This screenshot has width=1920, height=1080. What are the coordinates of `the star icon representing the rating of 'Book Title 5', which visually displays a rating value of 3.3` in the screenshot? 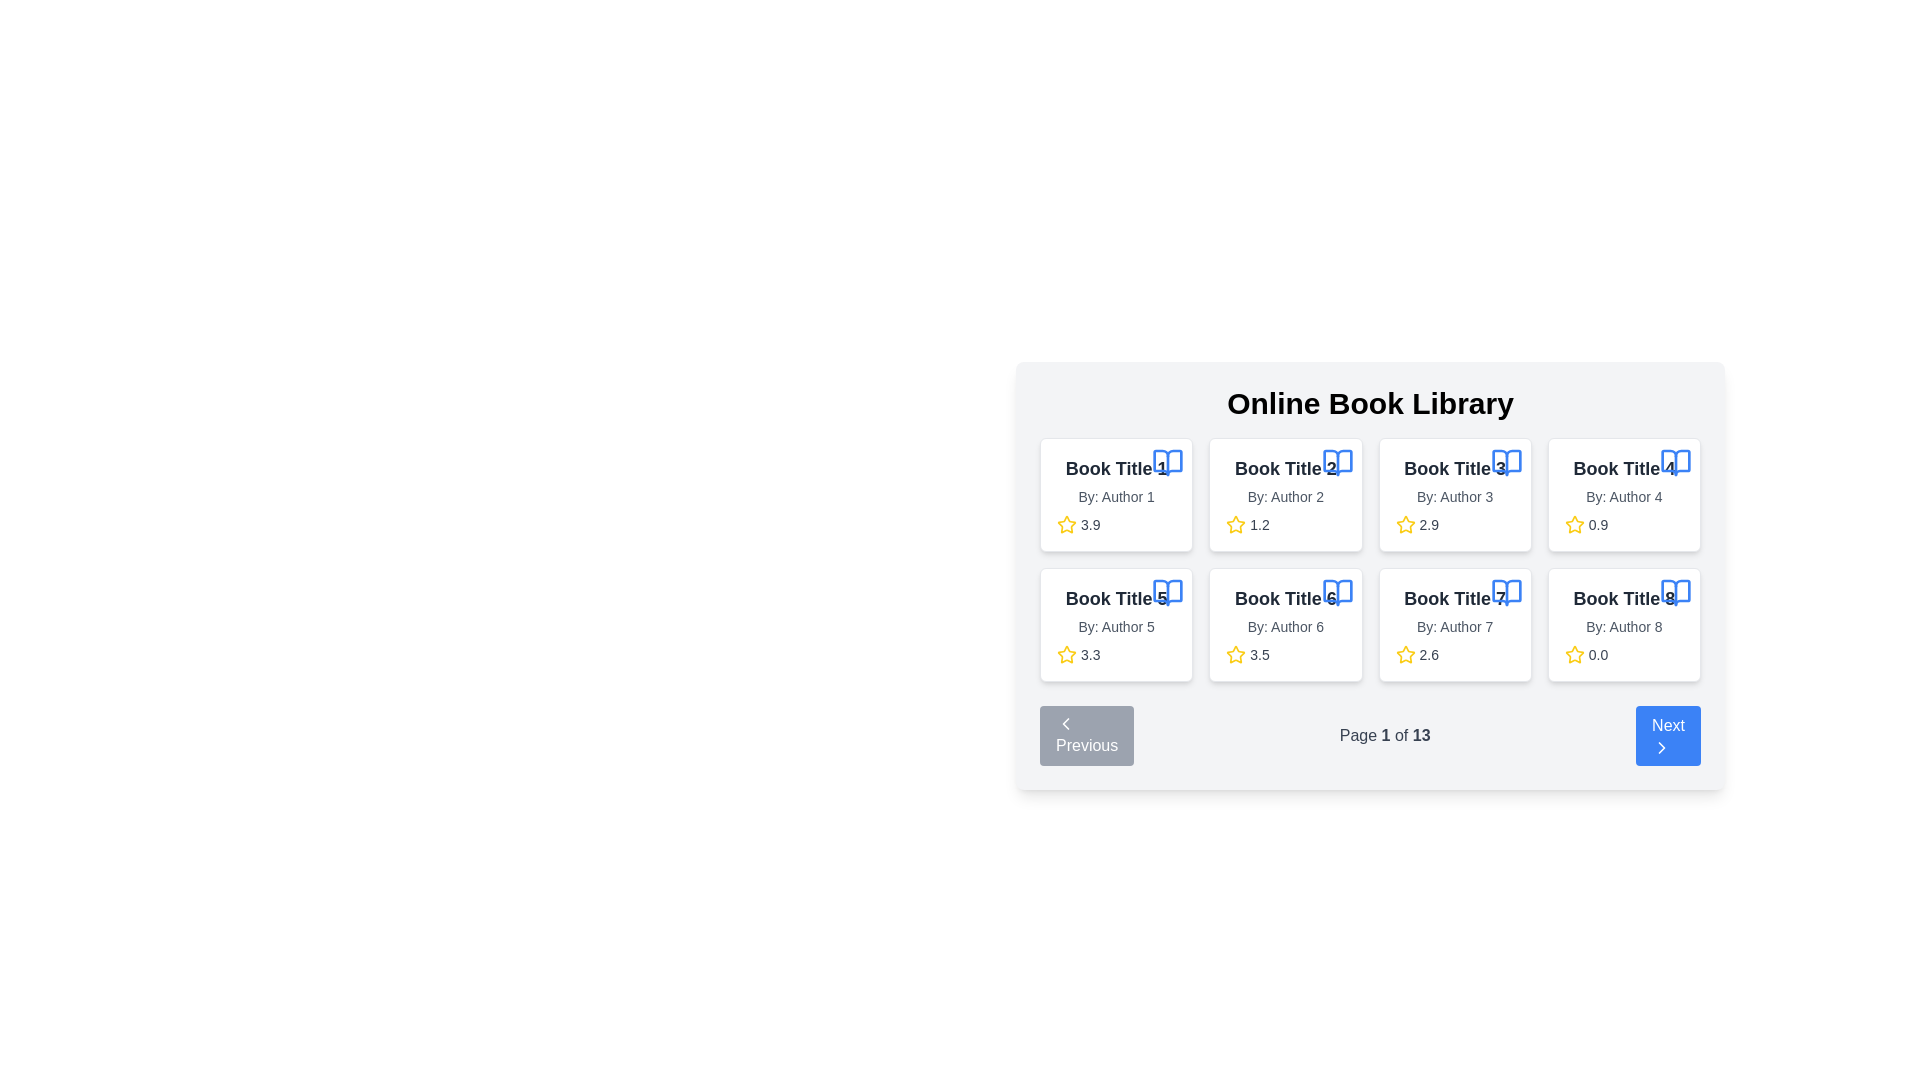 It's located at (1065, 655).